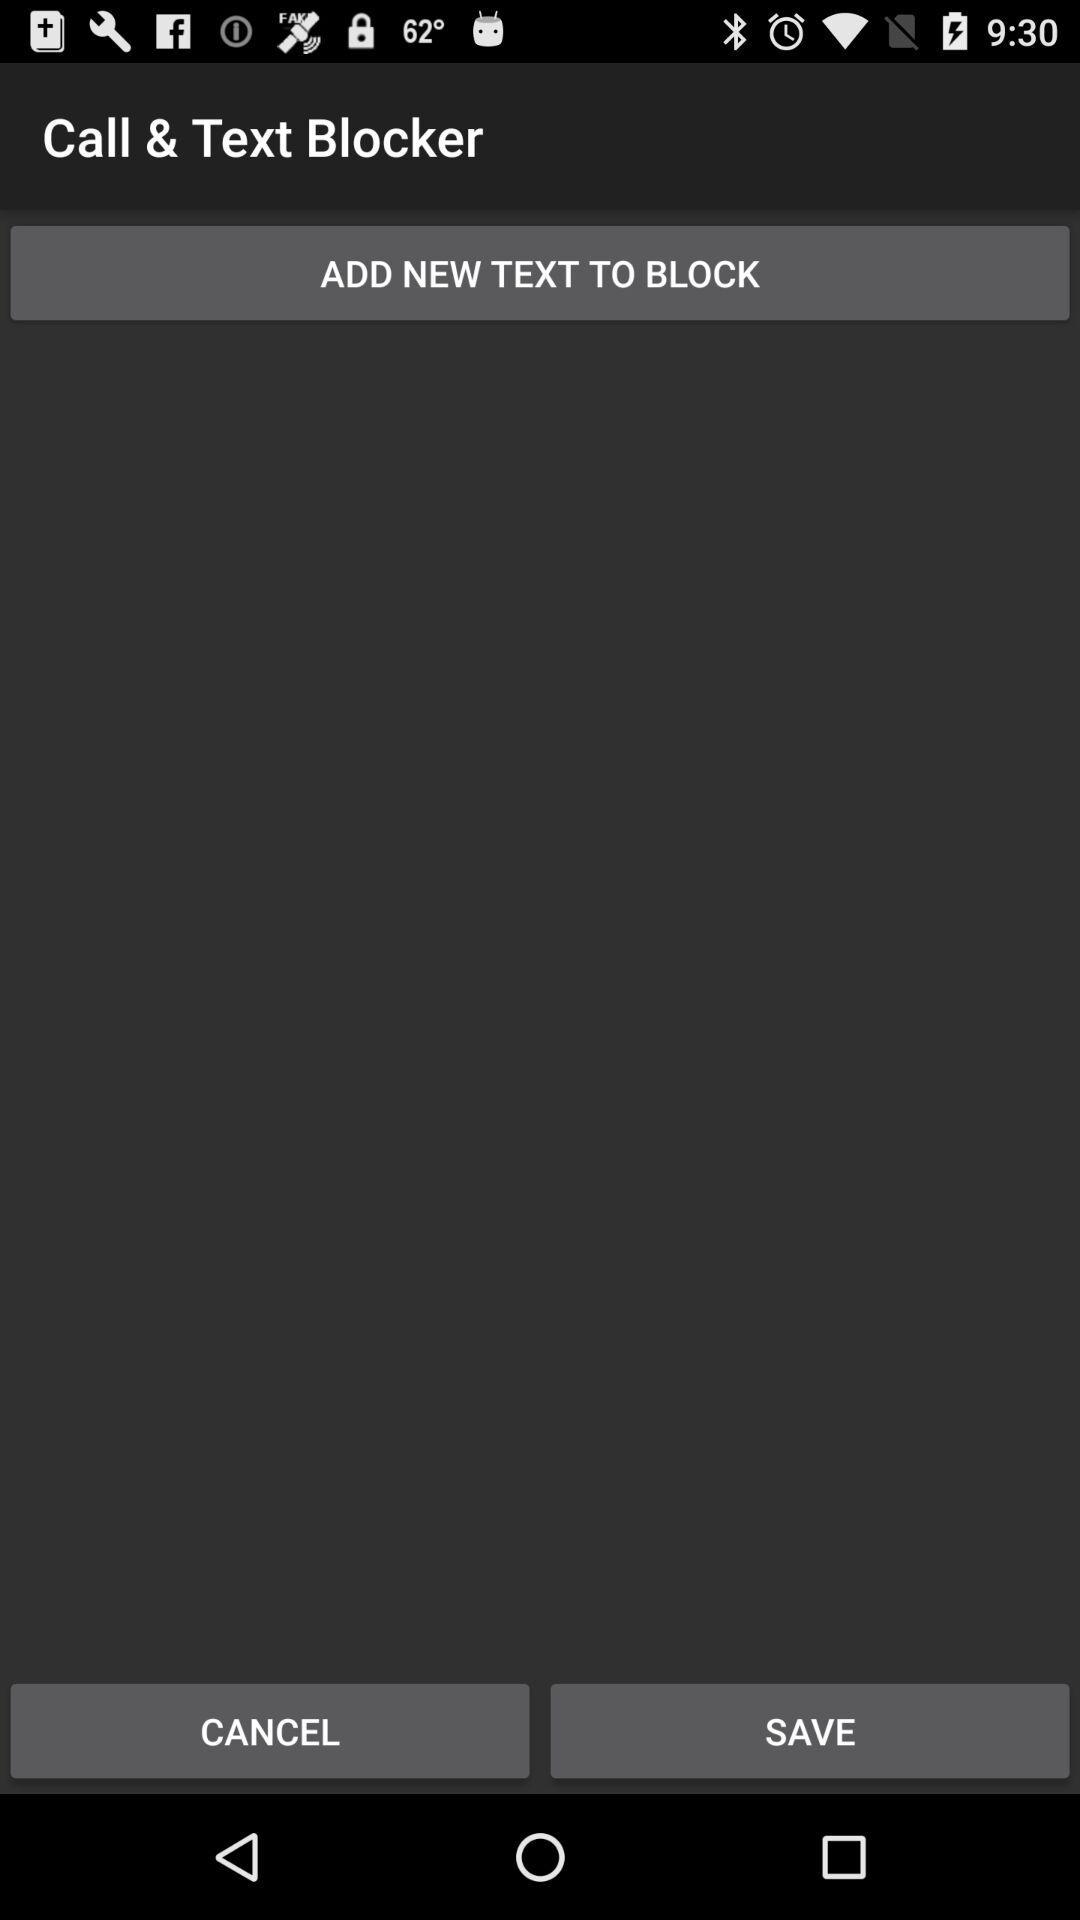  I want to click on item below call & text blocker icon, so click(540, 272).